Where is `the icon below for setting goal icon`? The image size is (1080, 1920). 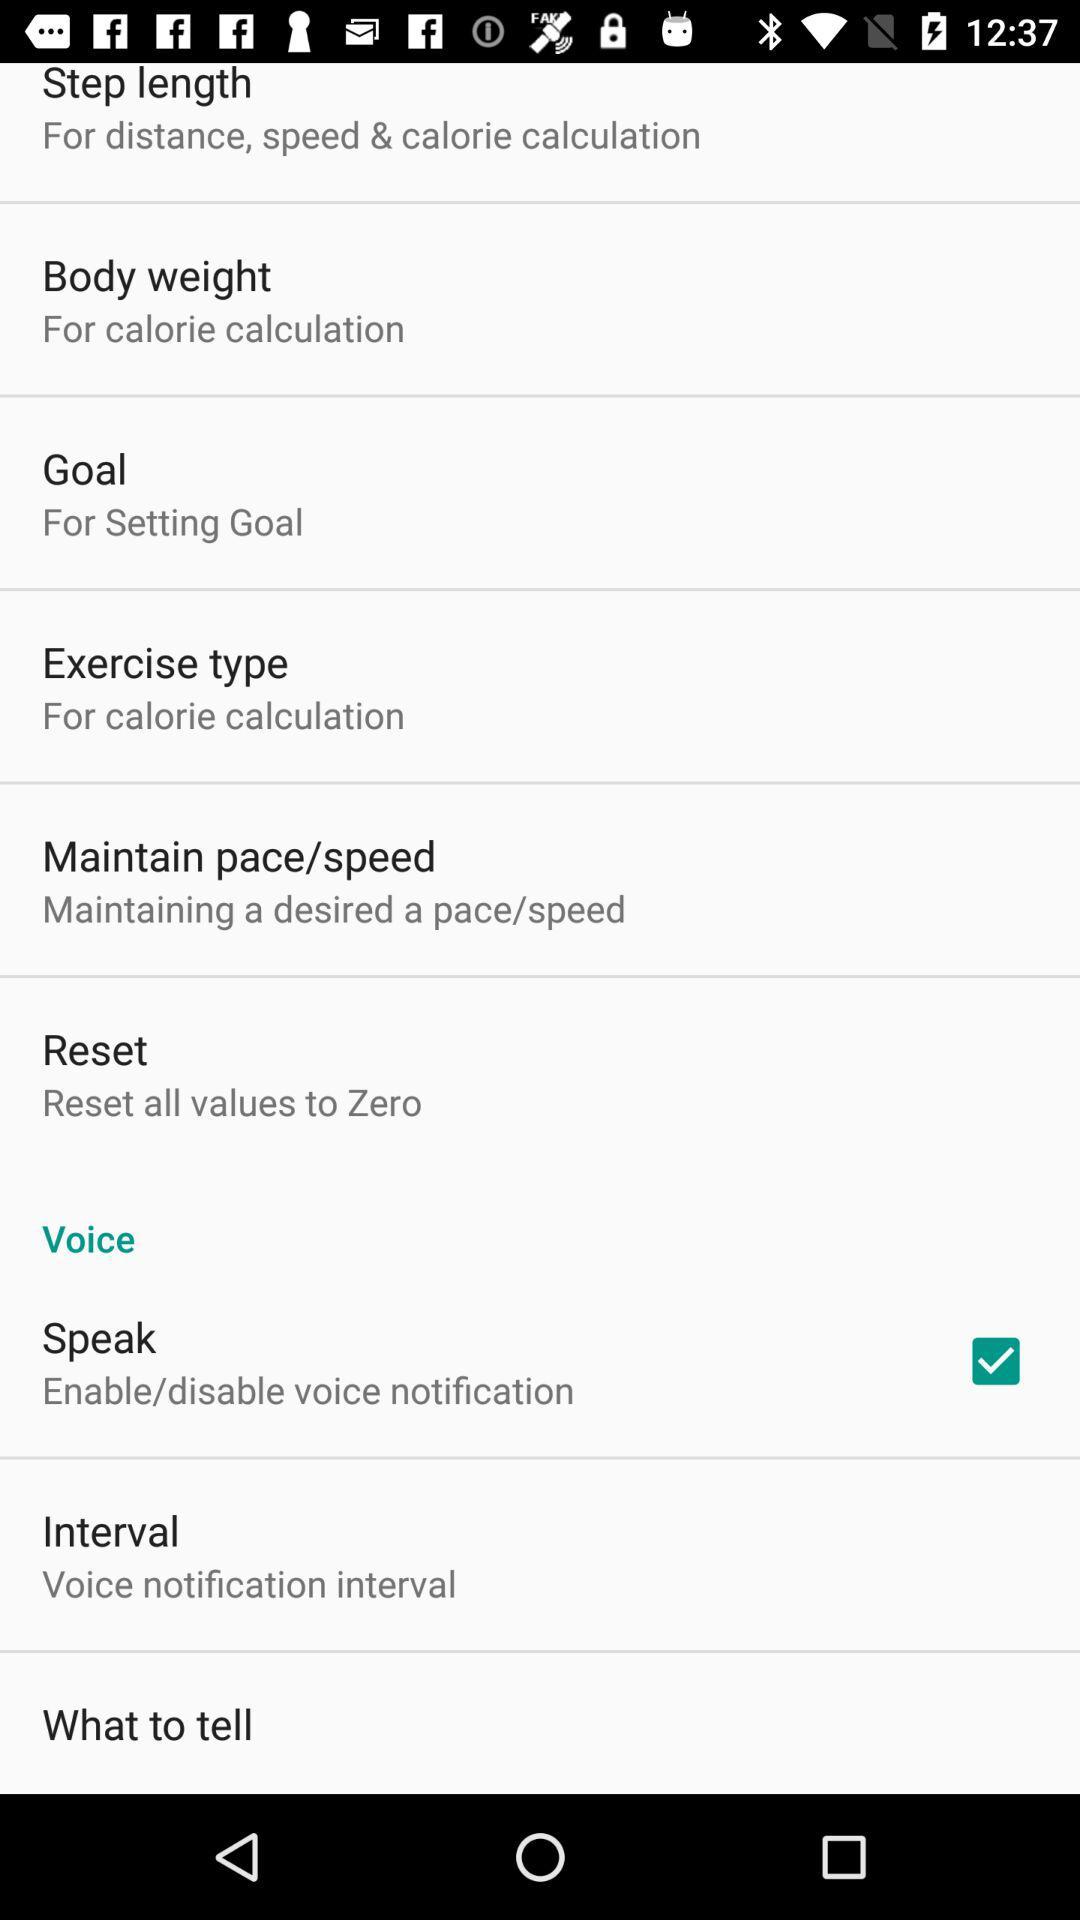
the icon below for setting goal icon is located at coordinates (164, 661).